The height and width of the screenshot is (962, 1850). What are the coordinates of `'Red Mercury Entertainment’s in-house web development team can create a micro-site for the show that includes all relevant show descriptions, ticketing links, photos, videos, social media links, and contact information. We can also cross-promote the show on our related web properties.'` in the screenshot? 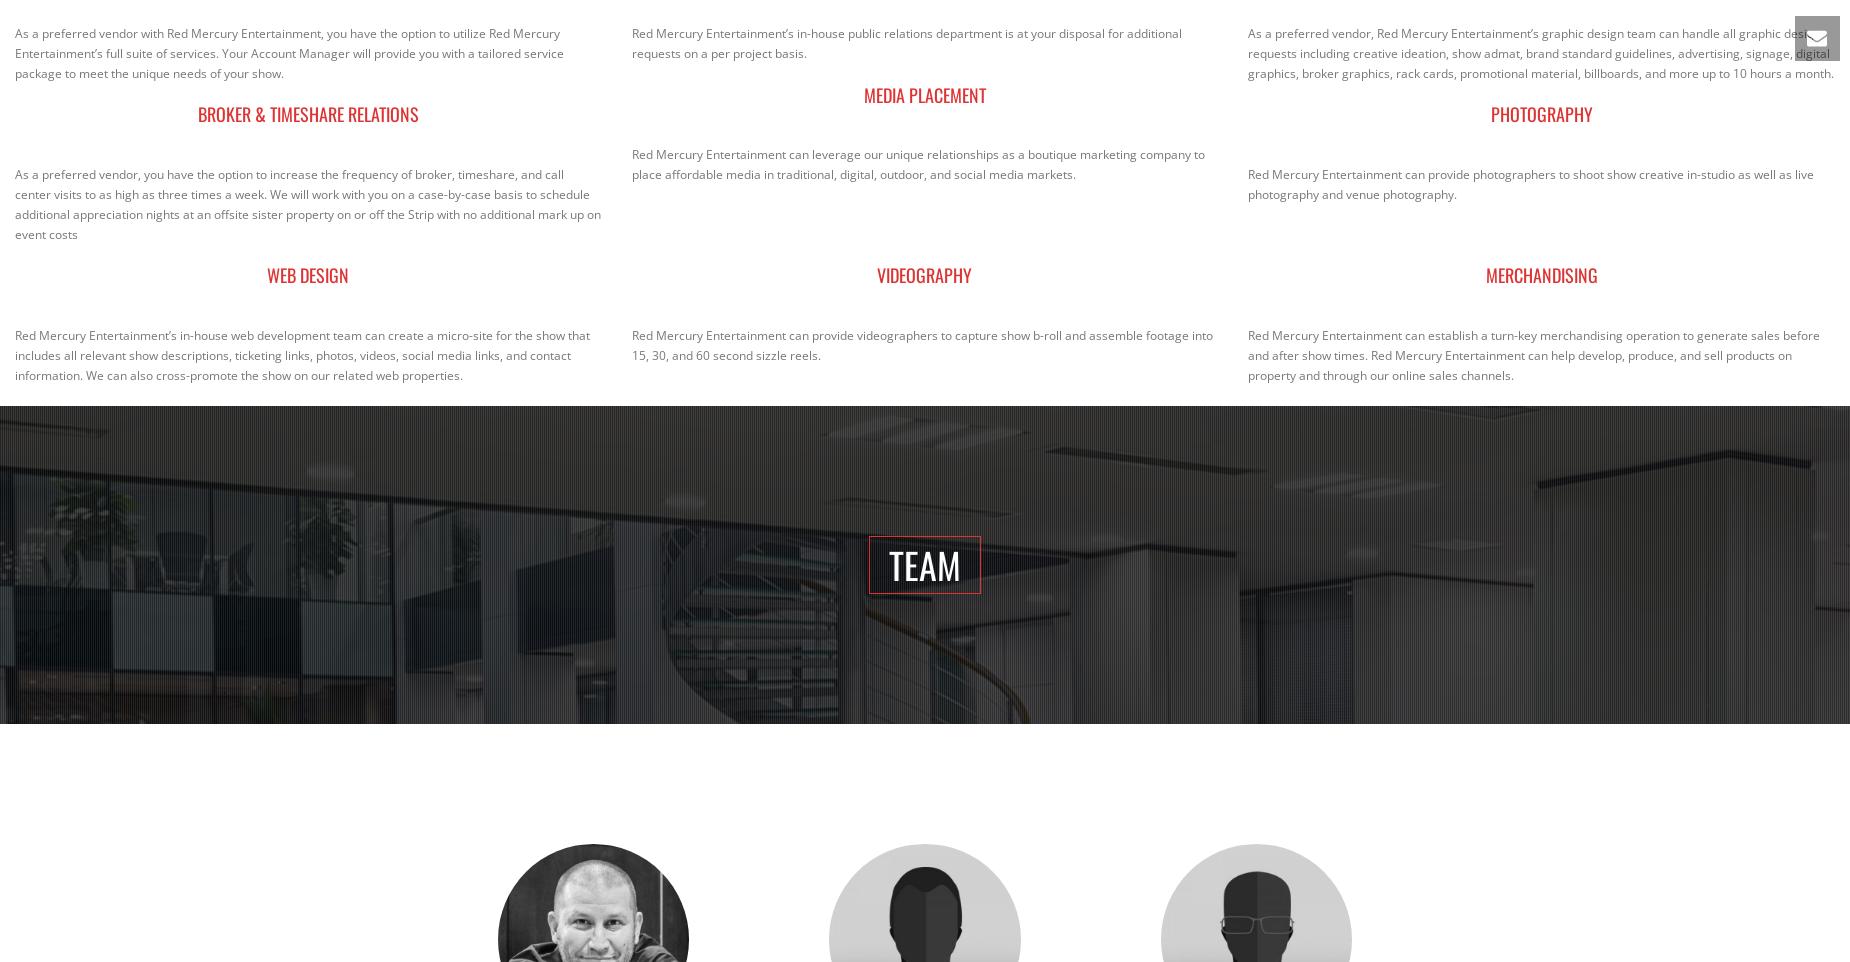 It's located at (301, 354).